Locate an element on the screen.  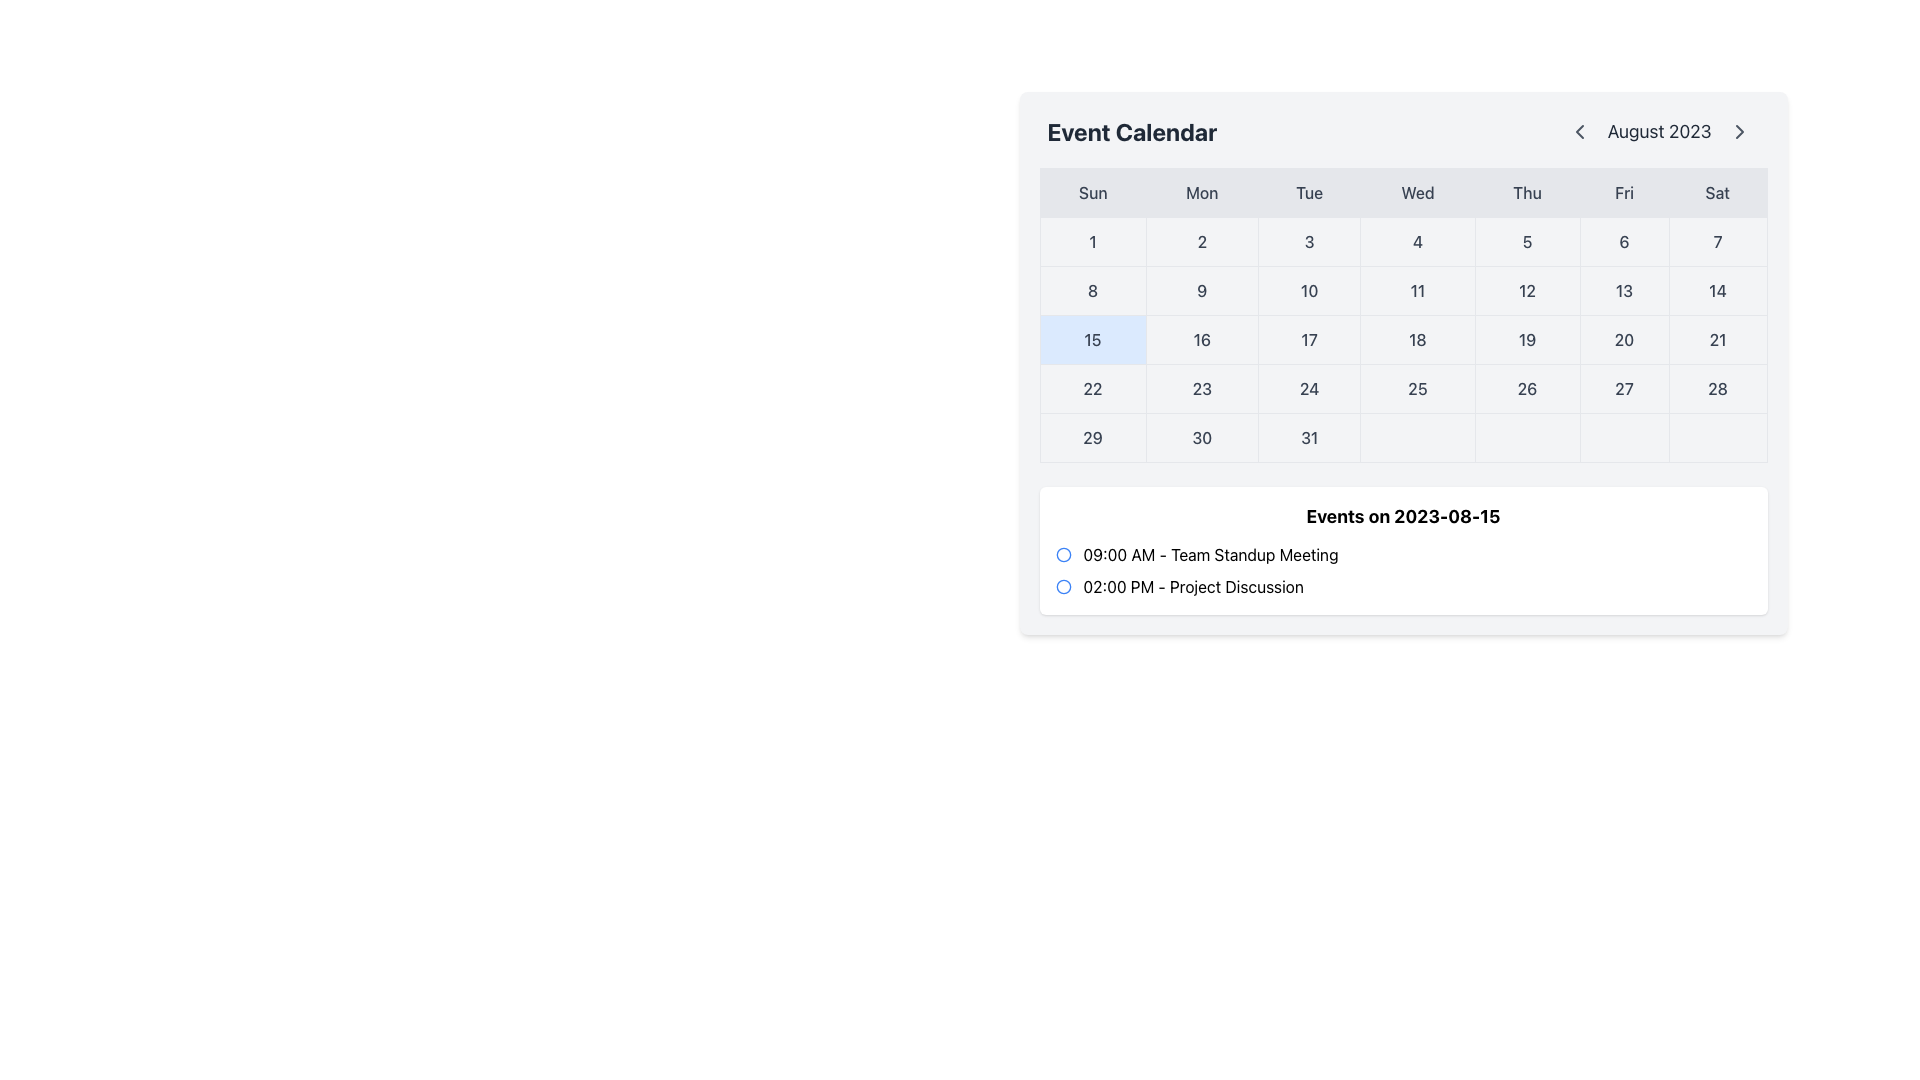
the text label displaying 'Sat' in a bold, centered font, located at the top of a day column in the calendar interface is located at coordinates (1717, 192).